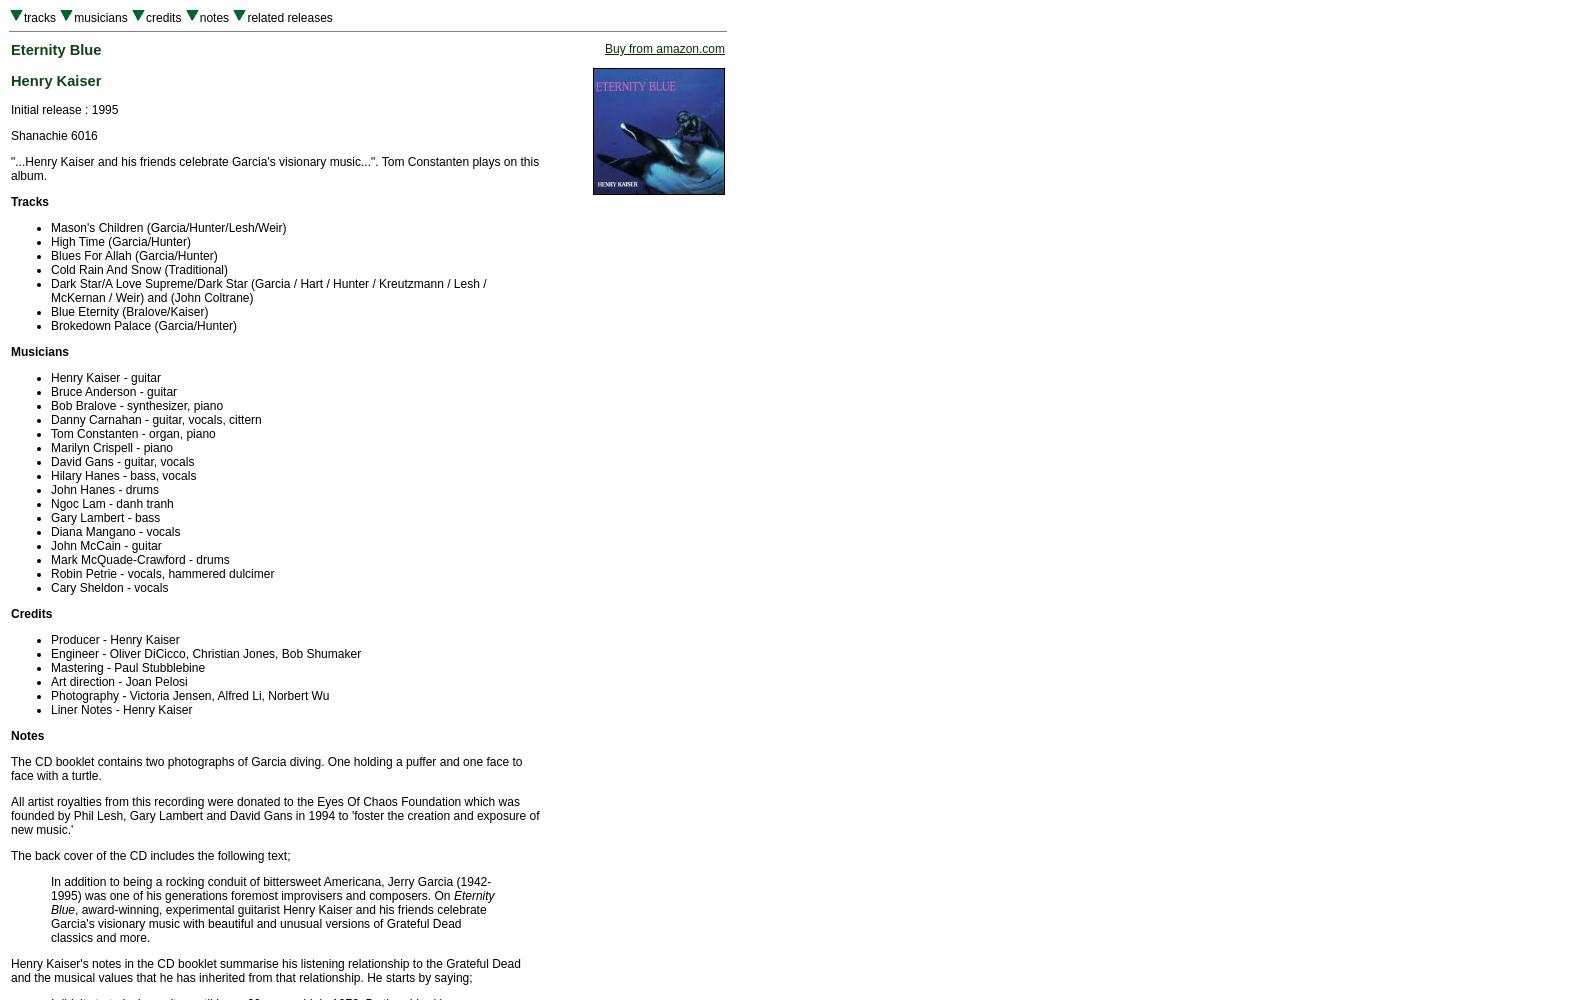 This screenshot has height=1000, width=1591. Describe the element at coordinates (51, 475) in the screenshot. I see `'Hilary Hanes - bass, vocals'` at that location.